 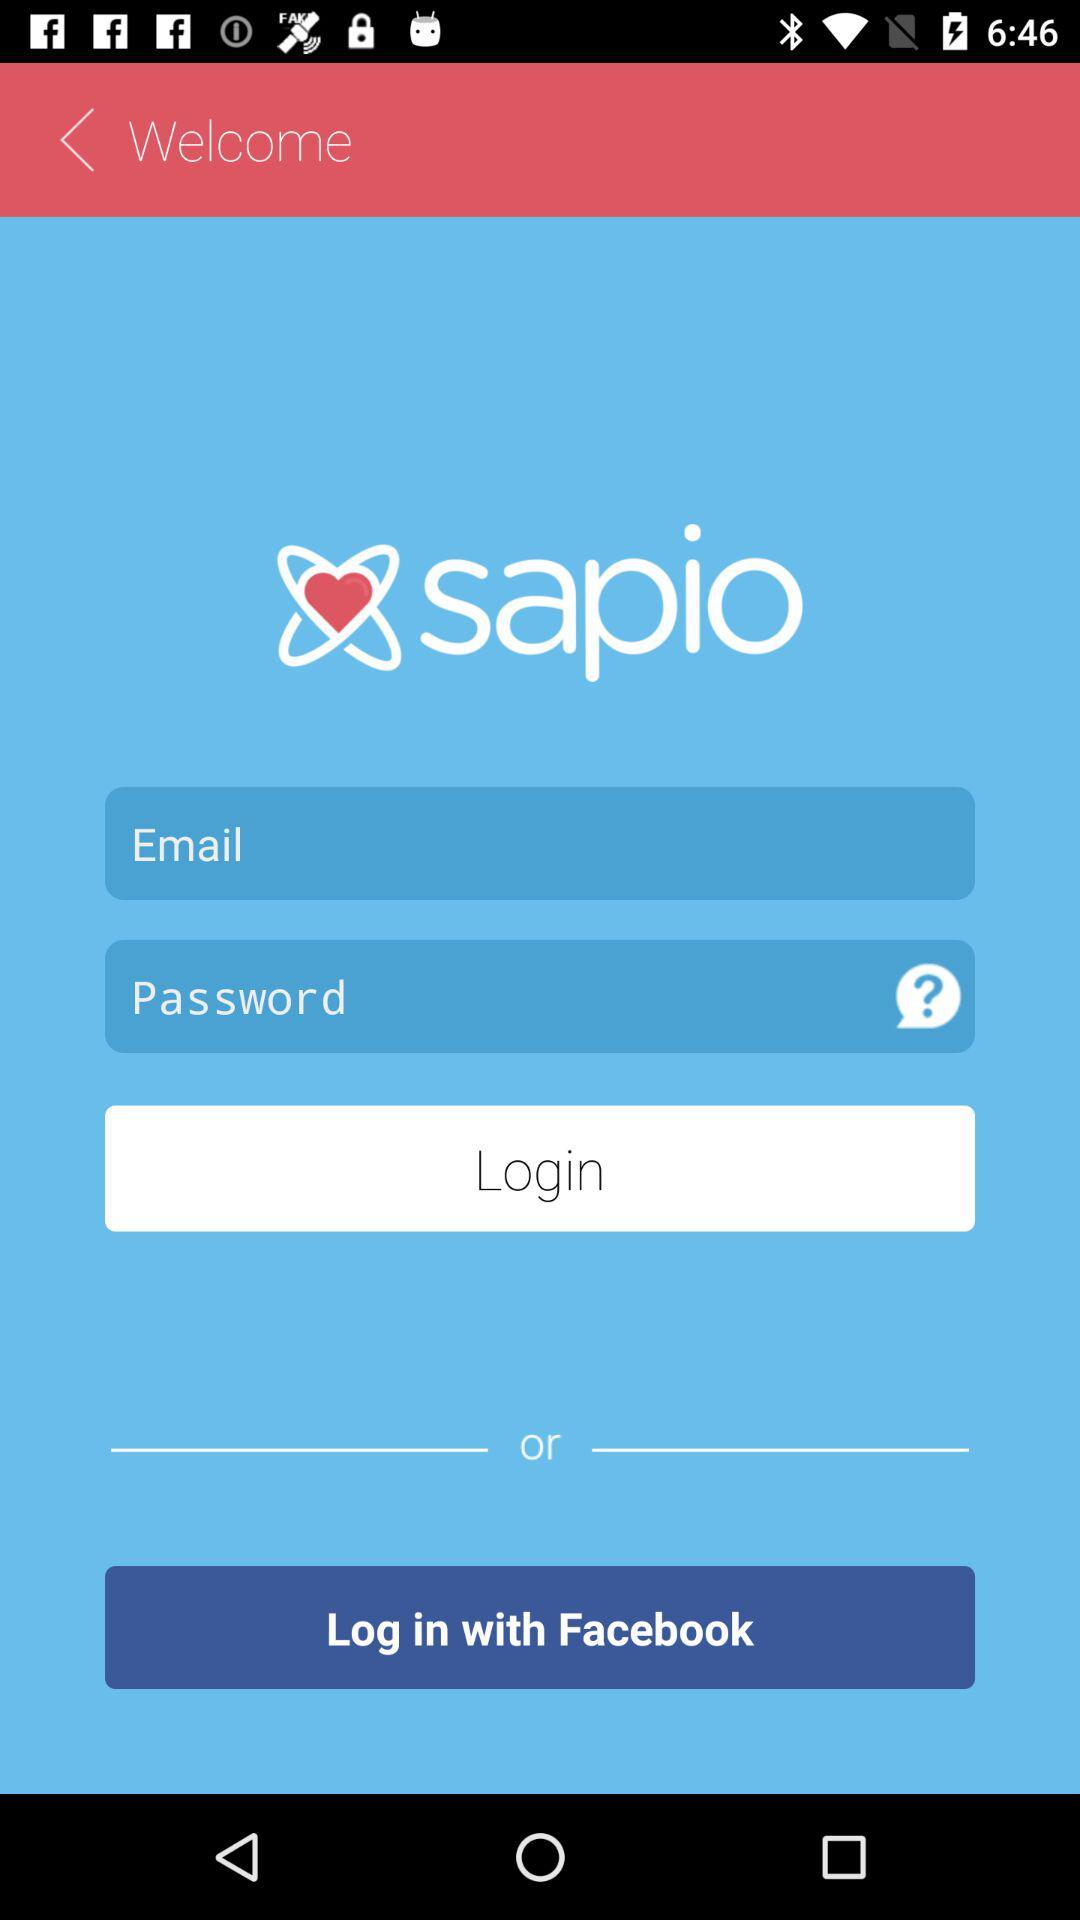 What do you see at coordinates (75, 138) in the screenshot?
I see `the app next to the welcome item` at bounding box center [75, 138].